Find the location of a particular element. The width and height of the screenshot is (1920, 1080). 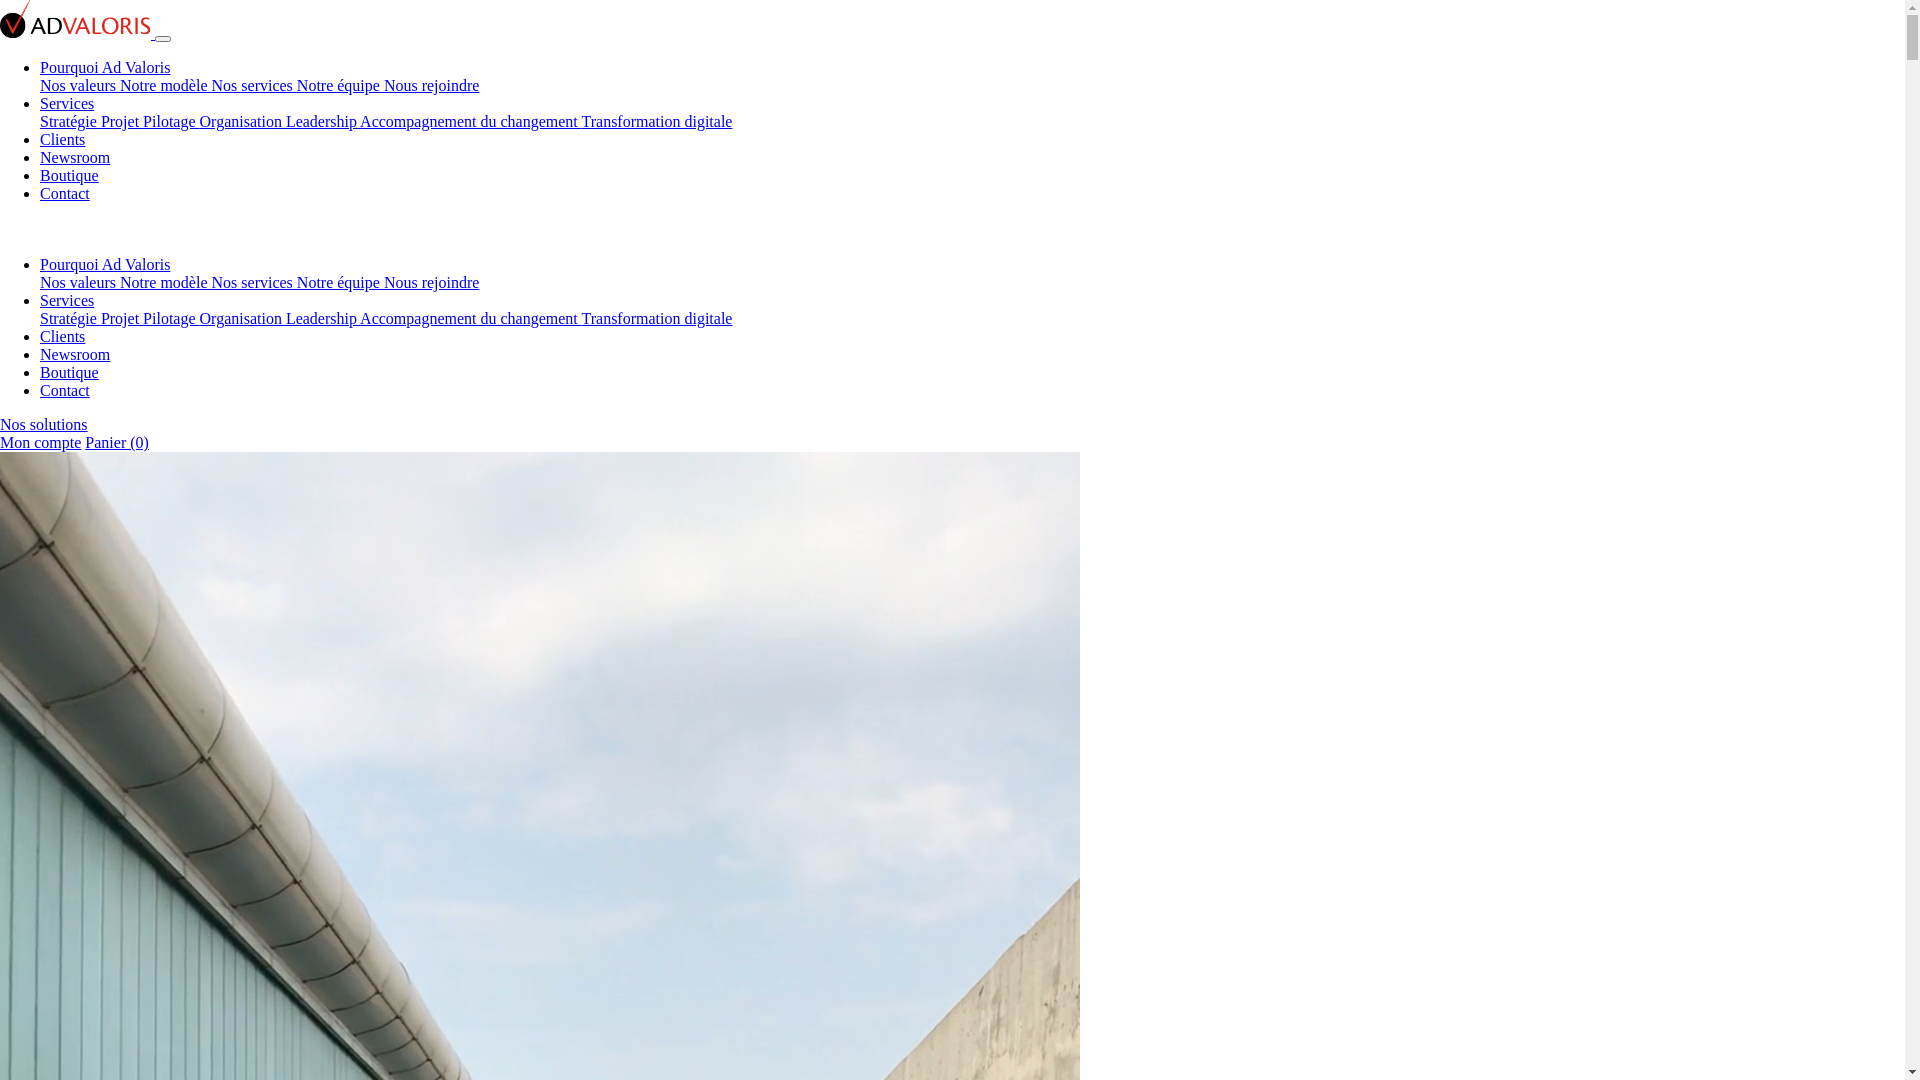

'Services' is located at coordinates (67, 103).